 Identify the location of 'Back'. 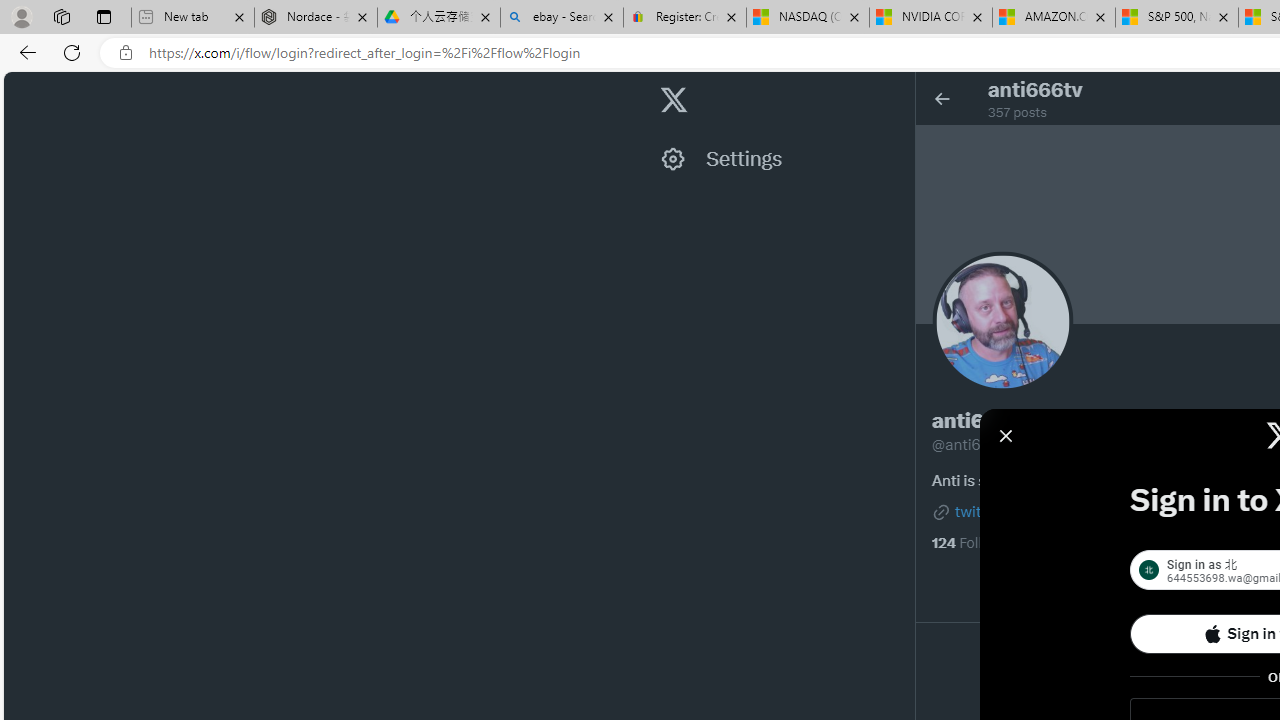
(24, 51).